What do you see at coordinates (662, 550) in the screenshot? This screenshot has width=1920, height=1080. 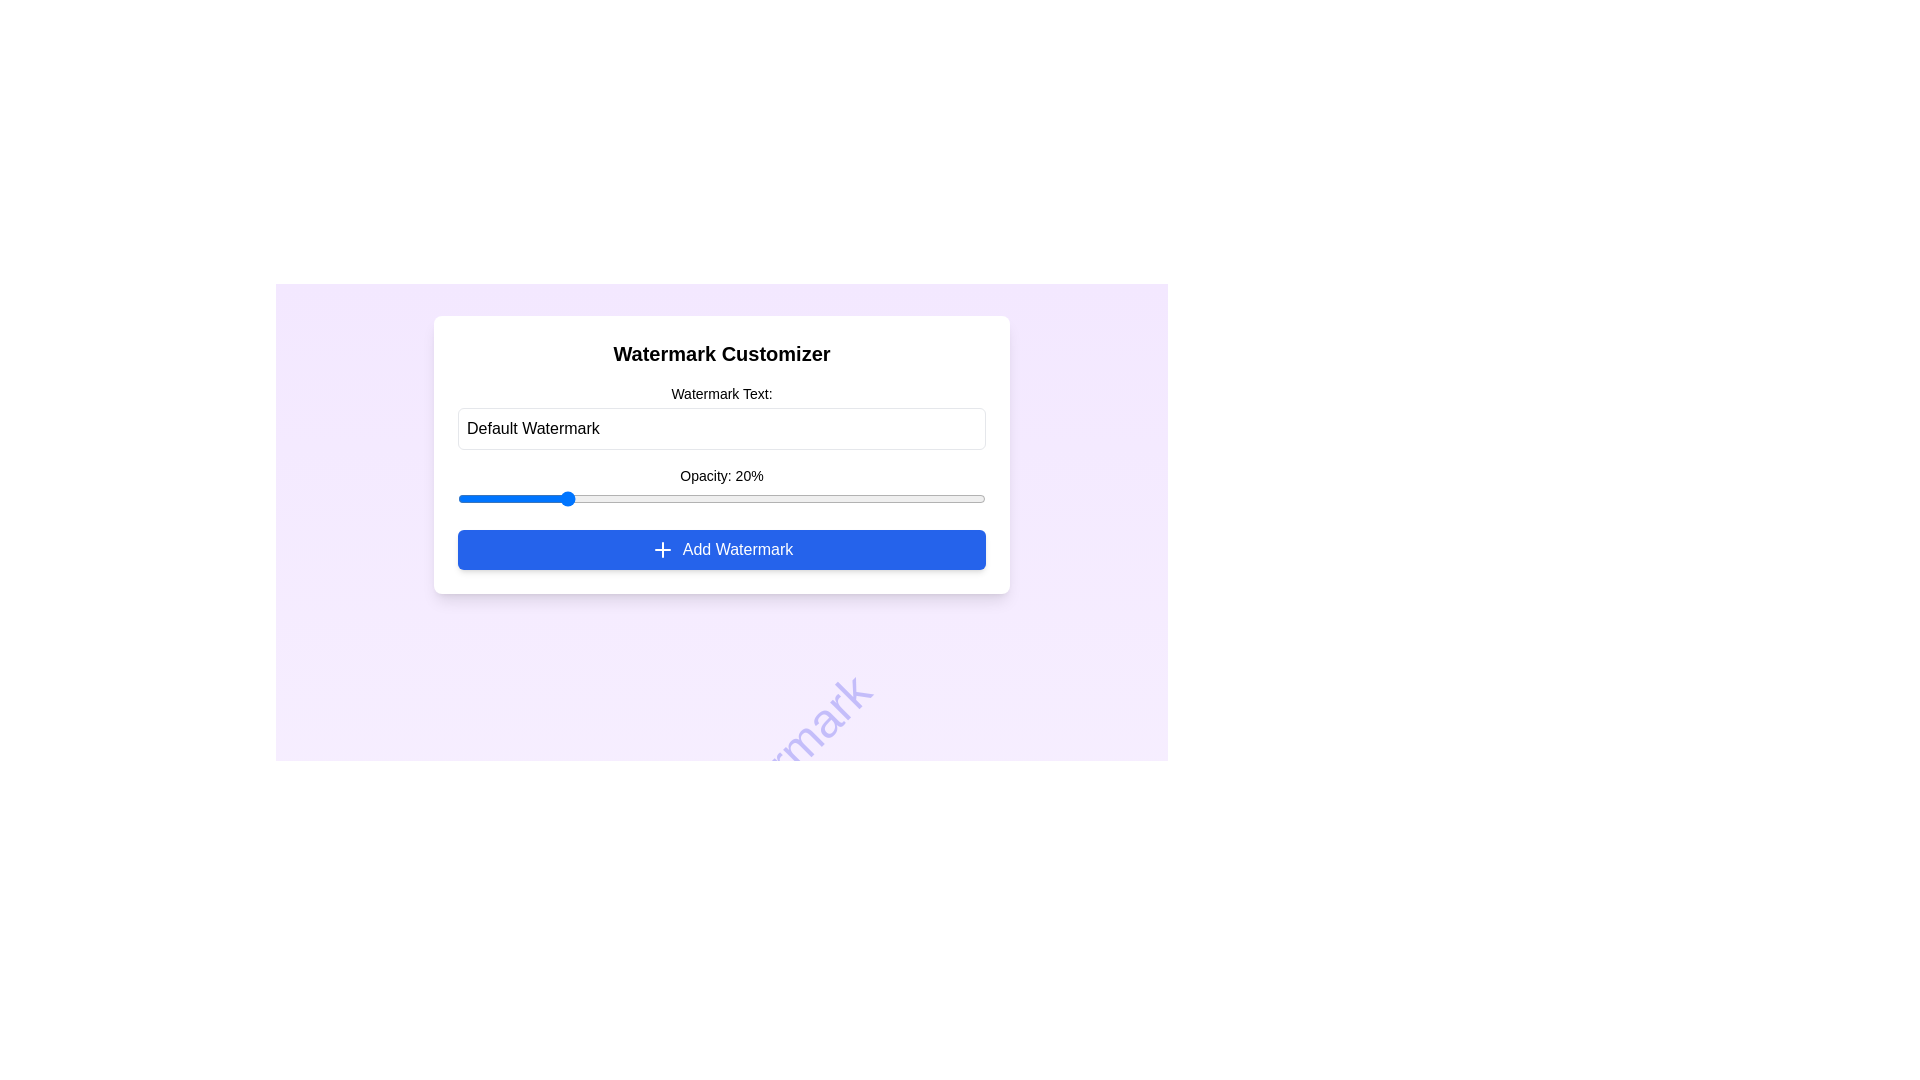 I see `the icon representing the action of adding a new item, which is located inside the 'Add Watermark' button towards the left side` at bounding box center [662, 550].